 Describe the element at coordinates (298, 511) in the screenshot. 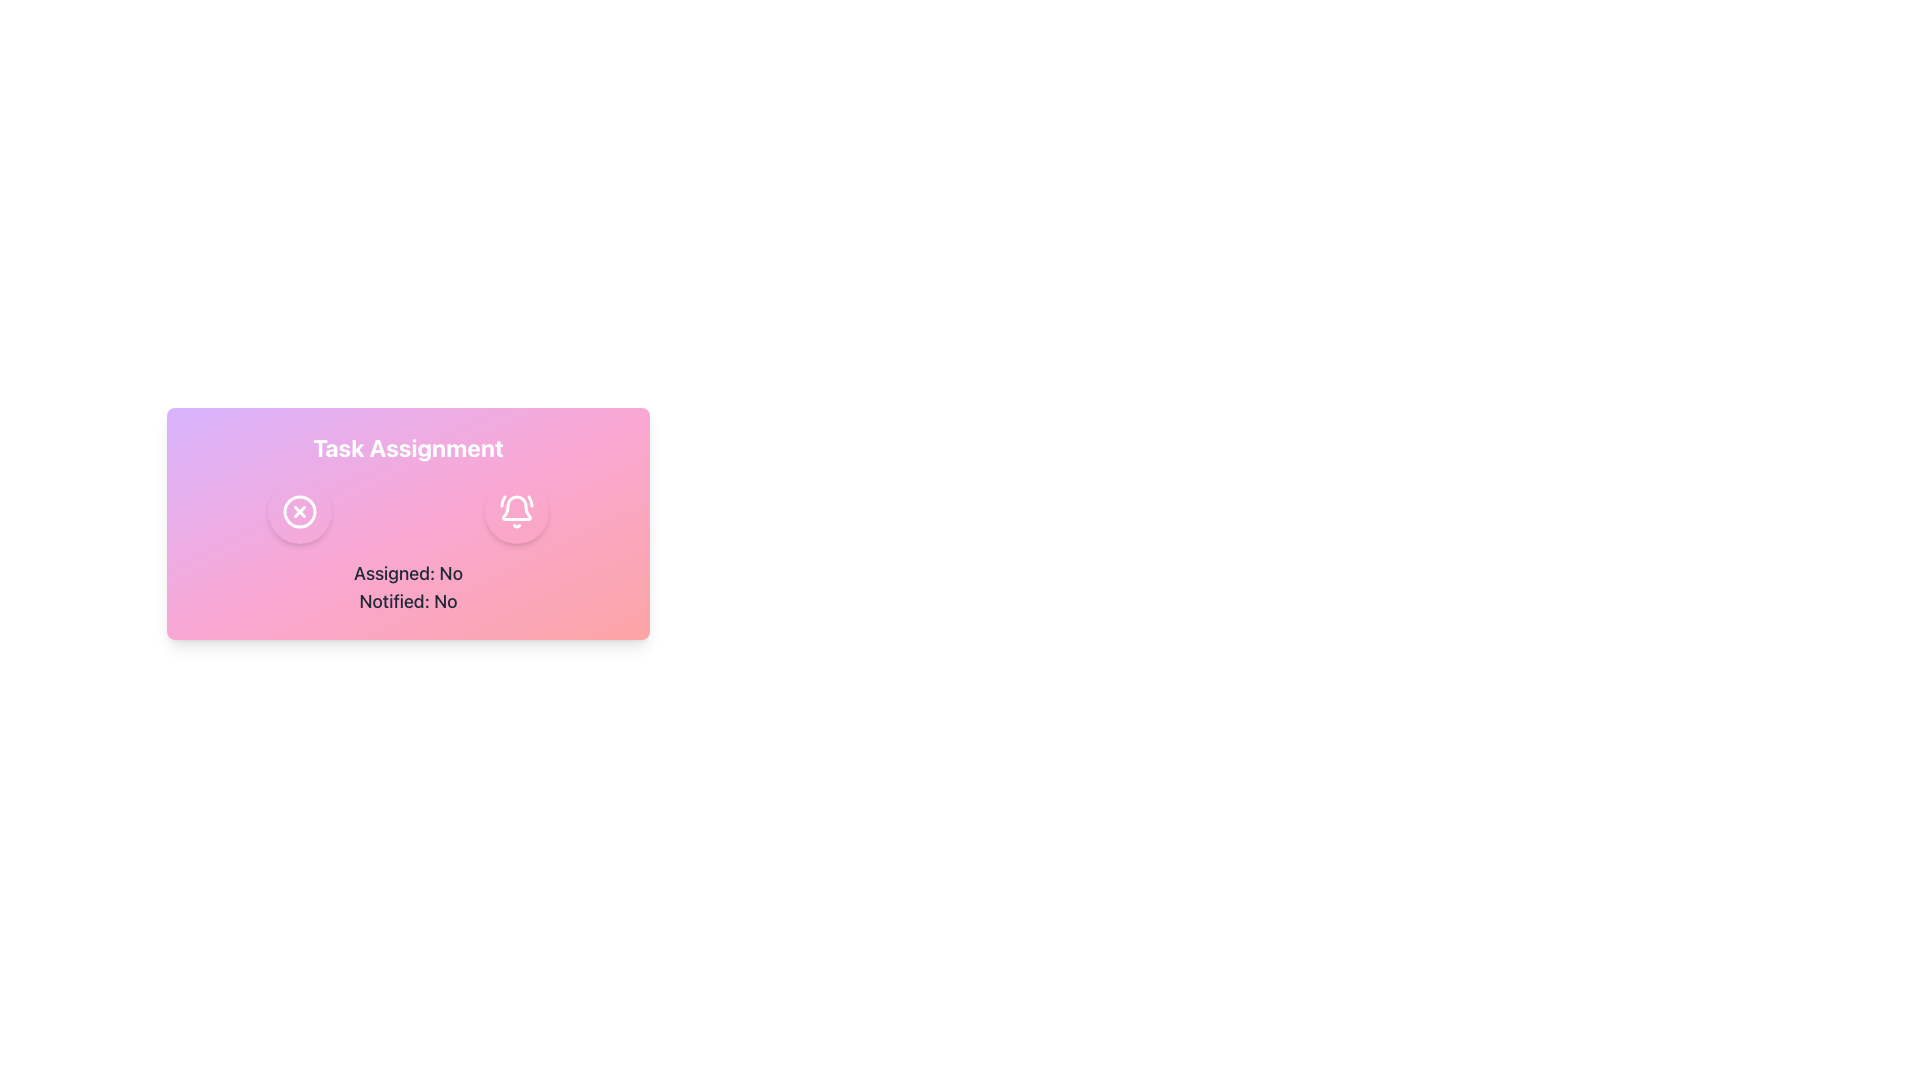

I see `the circular button with a gray background that contains a white 'X' icon, located beneath the text 'Task Assignment' and above the labels 'Assigned: No' and 'Notified: No'` at that location.